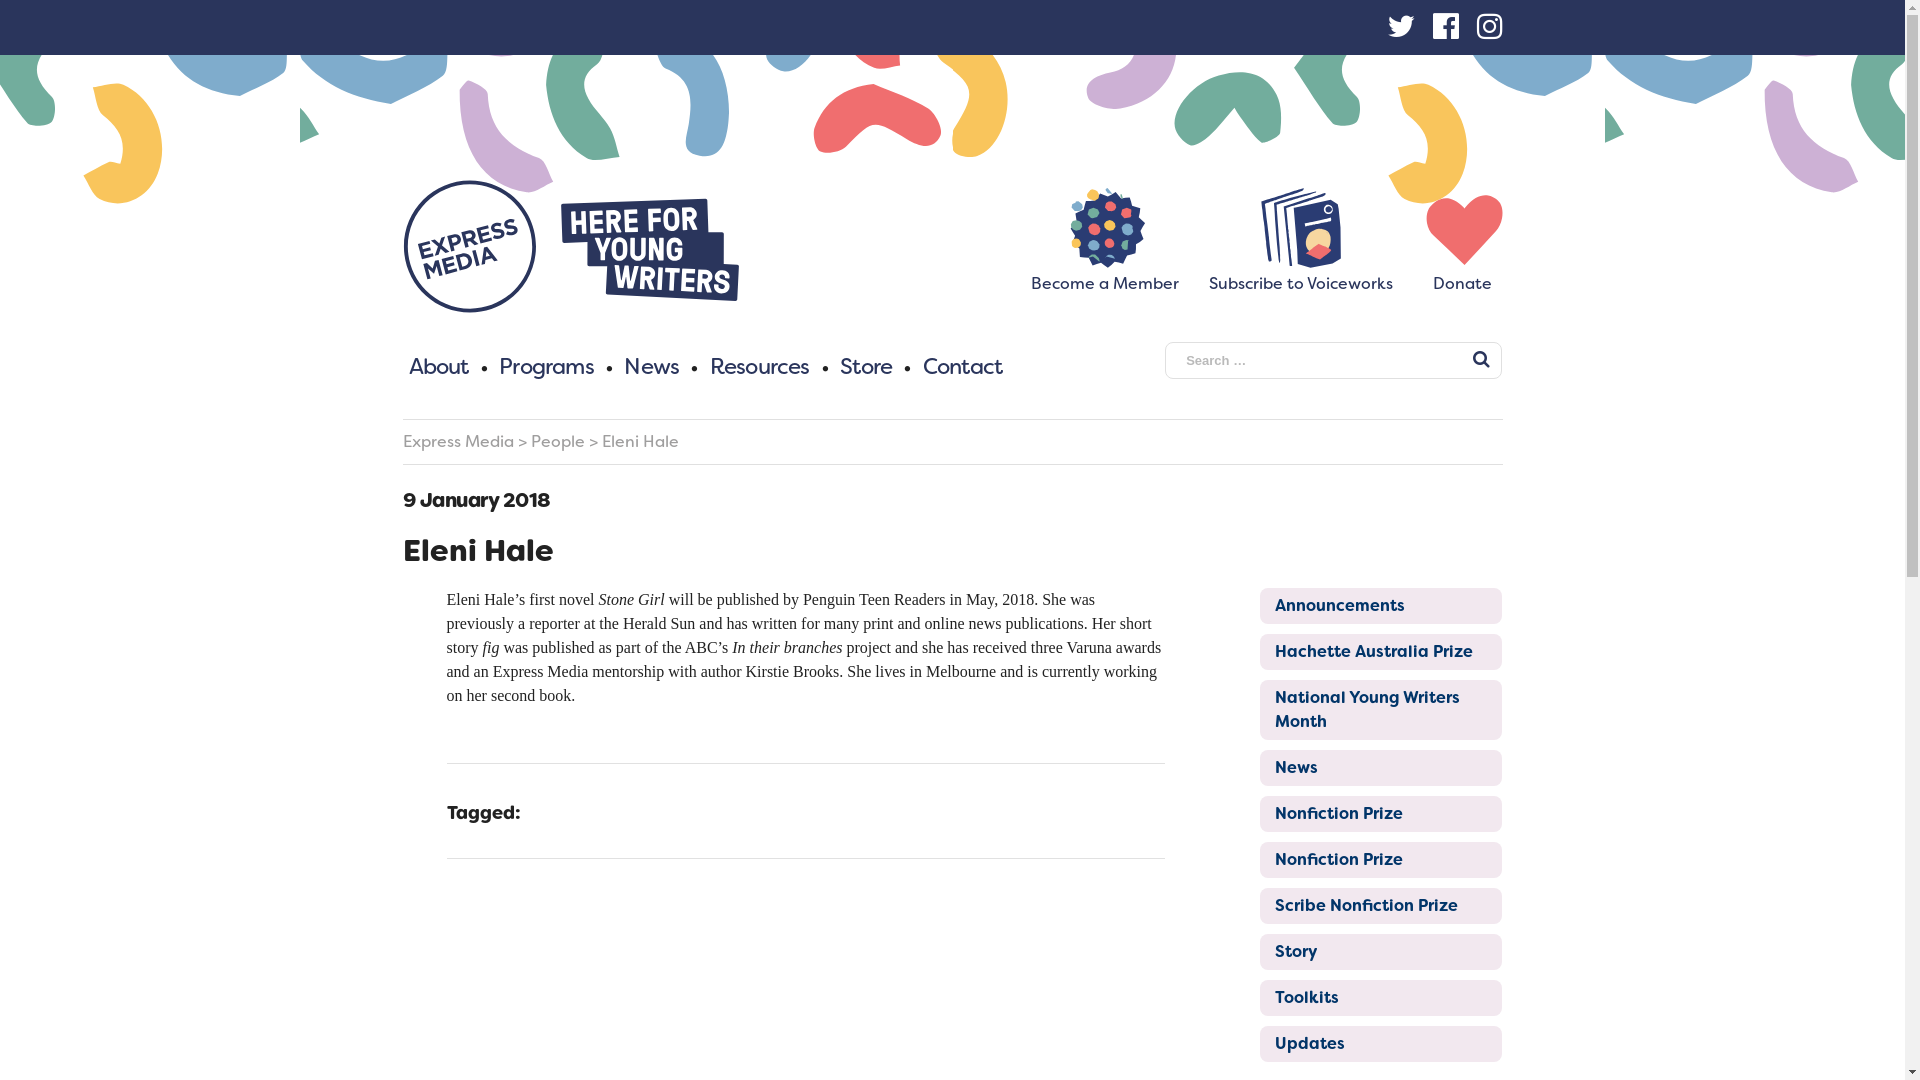 Image resolution: width=1920 pixels, height=1080 pixels. I want to click on 'Scribe Nonfiction Prize', so click(1380, 906).